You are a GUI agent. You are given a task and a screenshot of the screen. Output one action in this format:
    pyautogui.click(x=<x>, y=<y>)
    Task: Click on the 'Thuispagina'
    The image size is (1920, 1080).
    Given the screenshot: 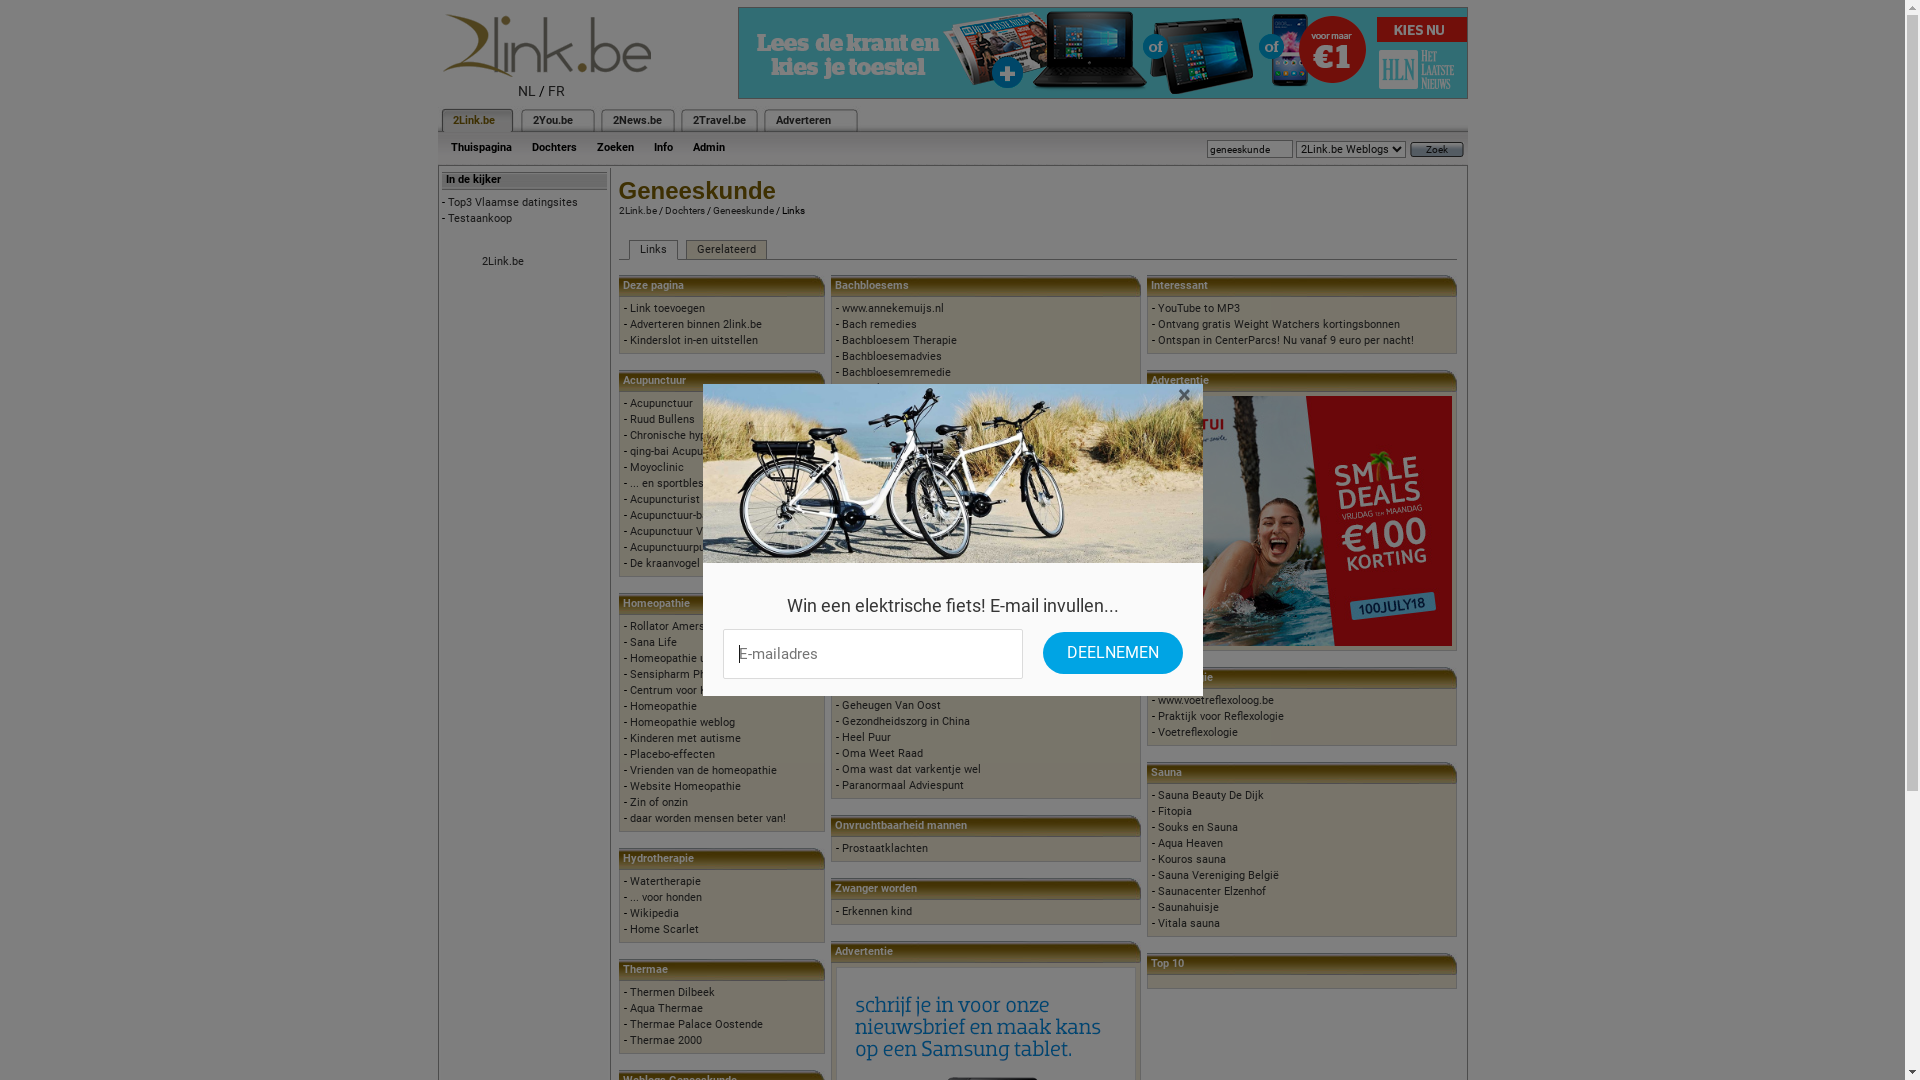 What is the action you would take?
    pyautogui.click(x=480, y=146)
    